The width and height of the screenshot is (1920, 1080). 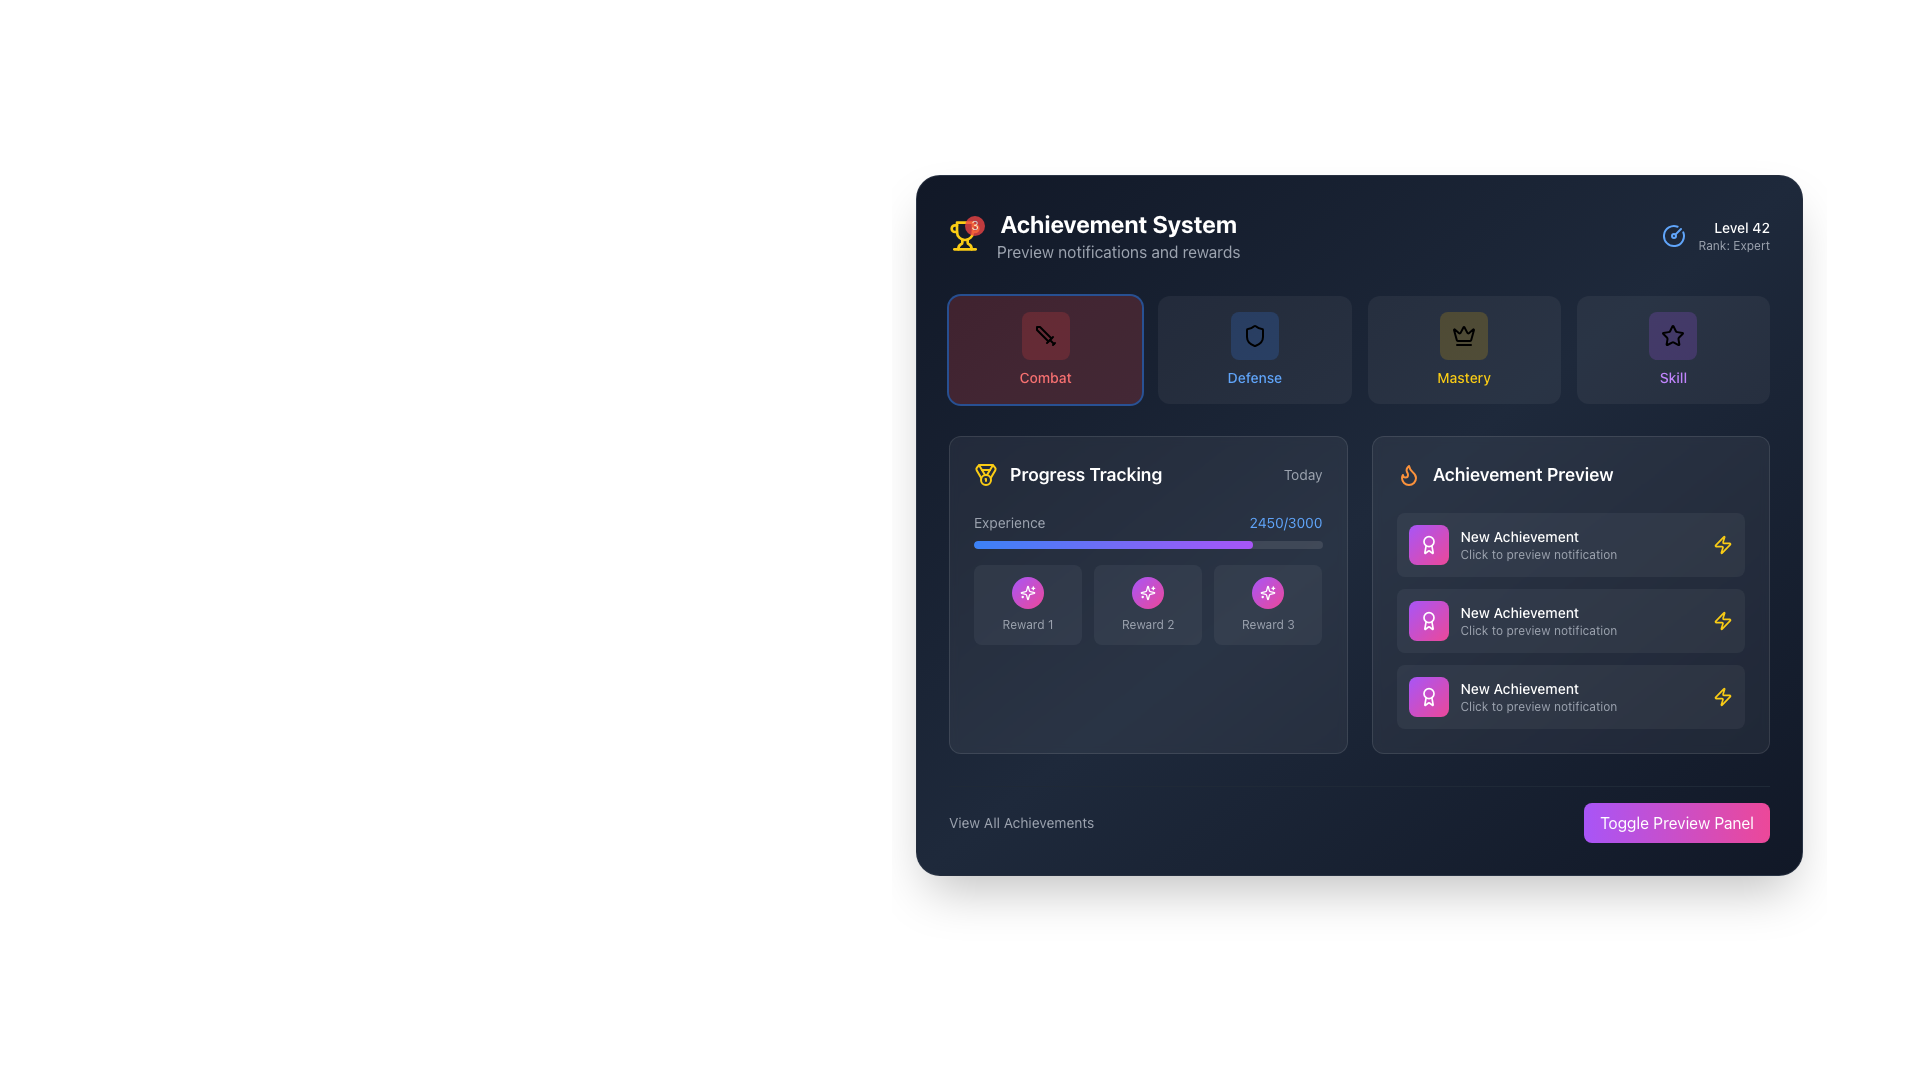 What do you see at coordinates (1407, 475) in the screenshot?
I see `the flame icon located in the 'Achievement Preview' section, which is the only flame icon to the left of the section title` at bounding box center [1407, 475].